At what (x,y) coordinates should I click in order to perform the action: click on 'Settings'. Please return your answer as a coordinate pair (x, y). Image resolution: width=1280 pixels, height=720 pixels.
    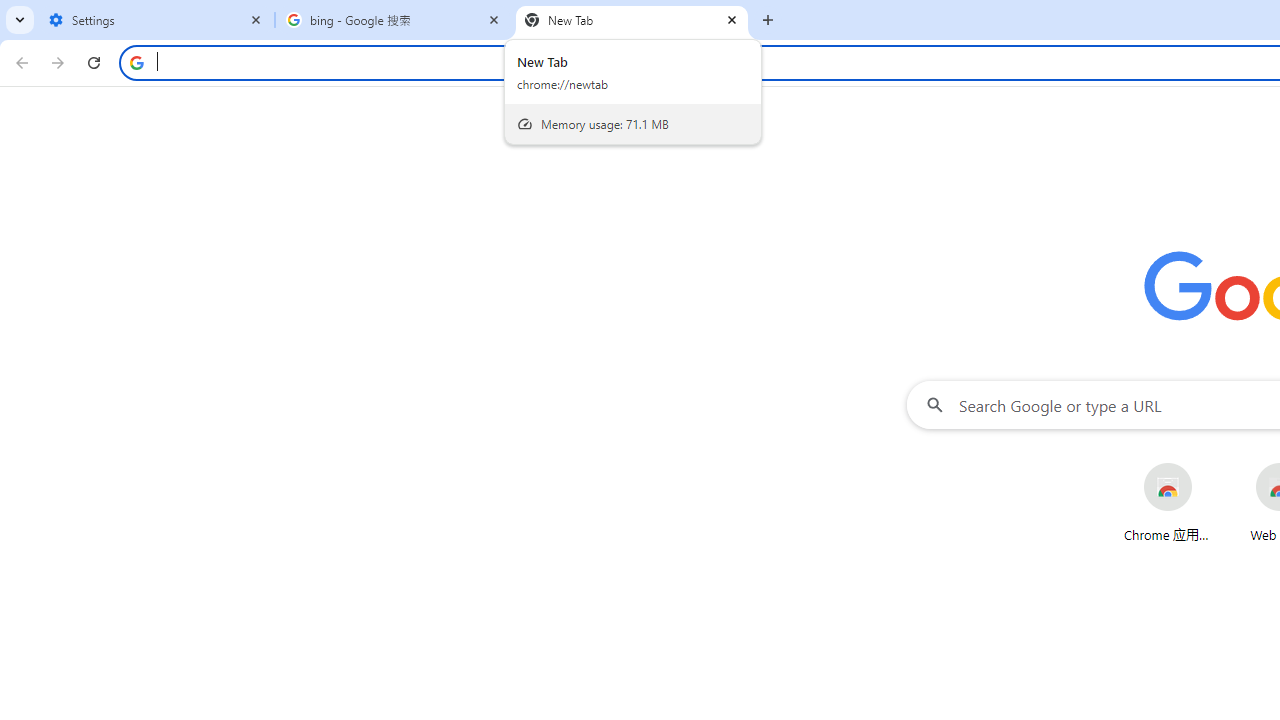
    Looking at the image, I should click on (155, 20).